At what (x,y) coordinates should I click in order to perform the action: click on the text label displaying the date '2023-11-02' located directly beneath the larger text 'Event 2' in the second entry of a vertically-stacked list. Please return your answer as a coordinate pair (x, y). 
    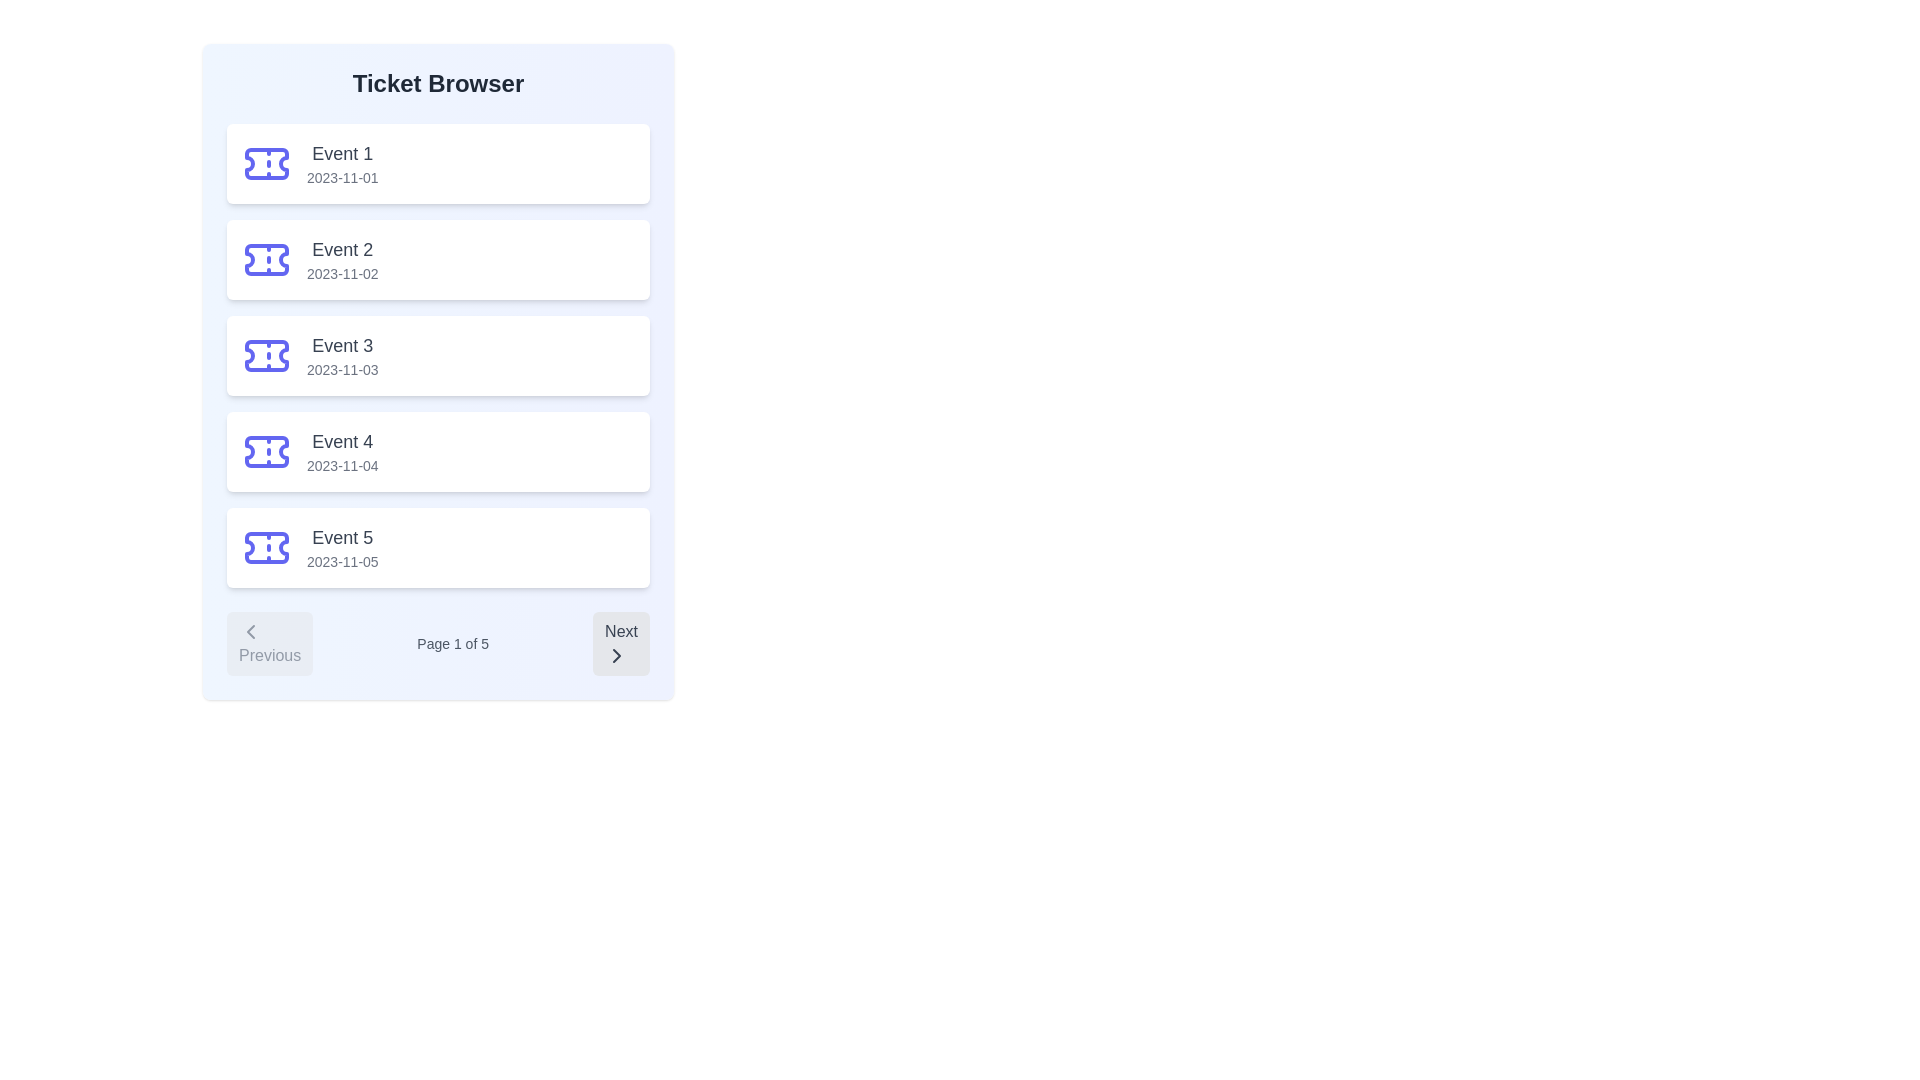
    Looking at the image, I should click on (342, 273).